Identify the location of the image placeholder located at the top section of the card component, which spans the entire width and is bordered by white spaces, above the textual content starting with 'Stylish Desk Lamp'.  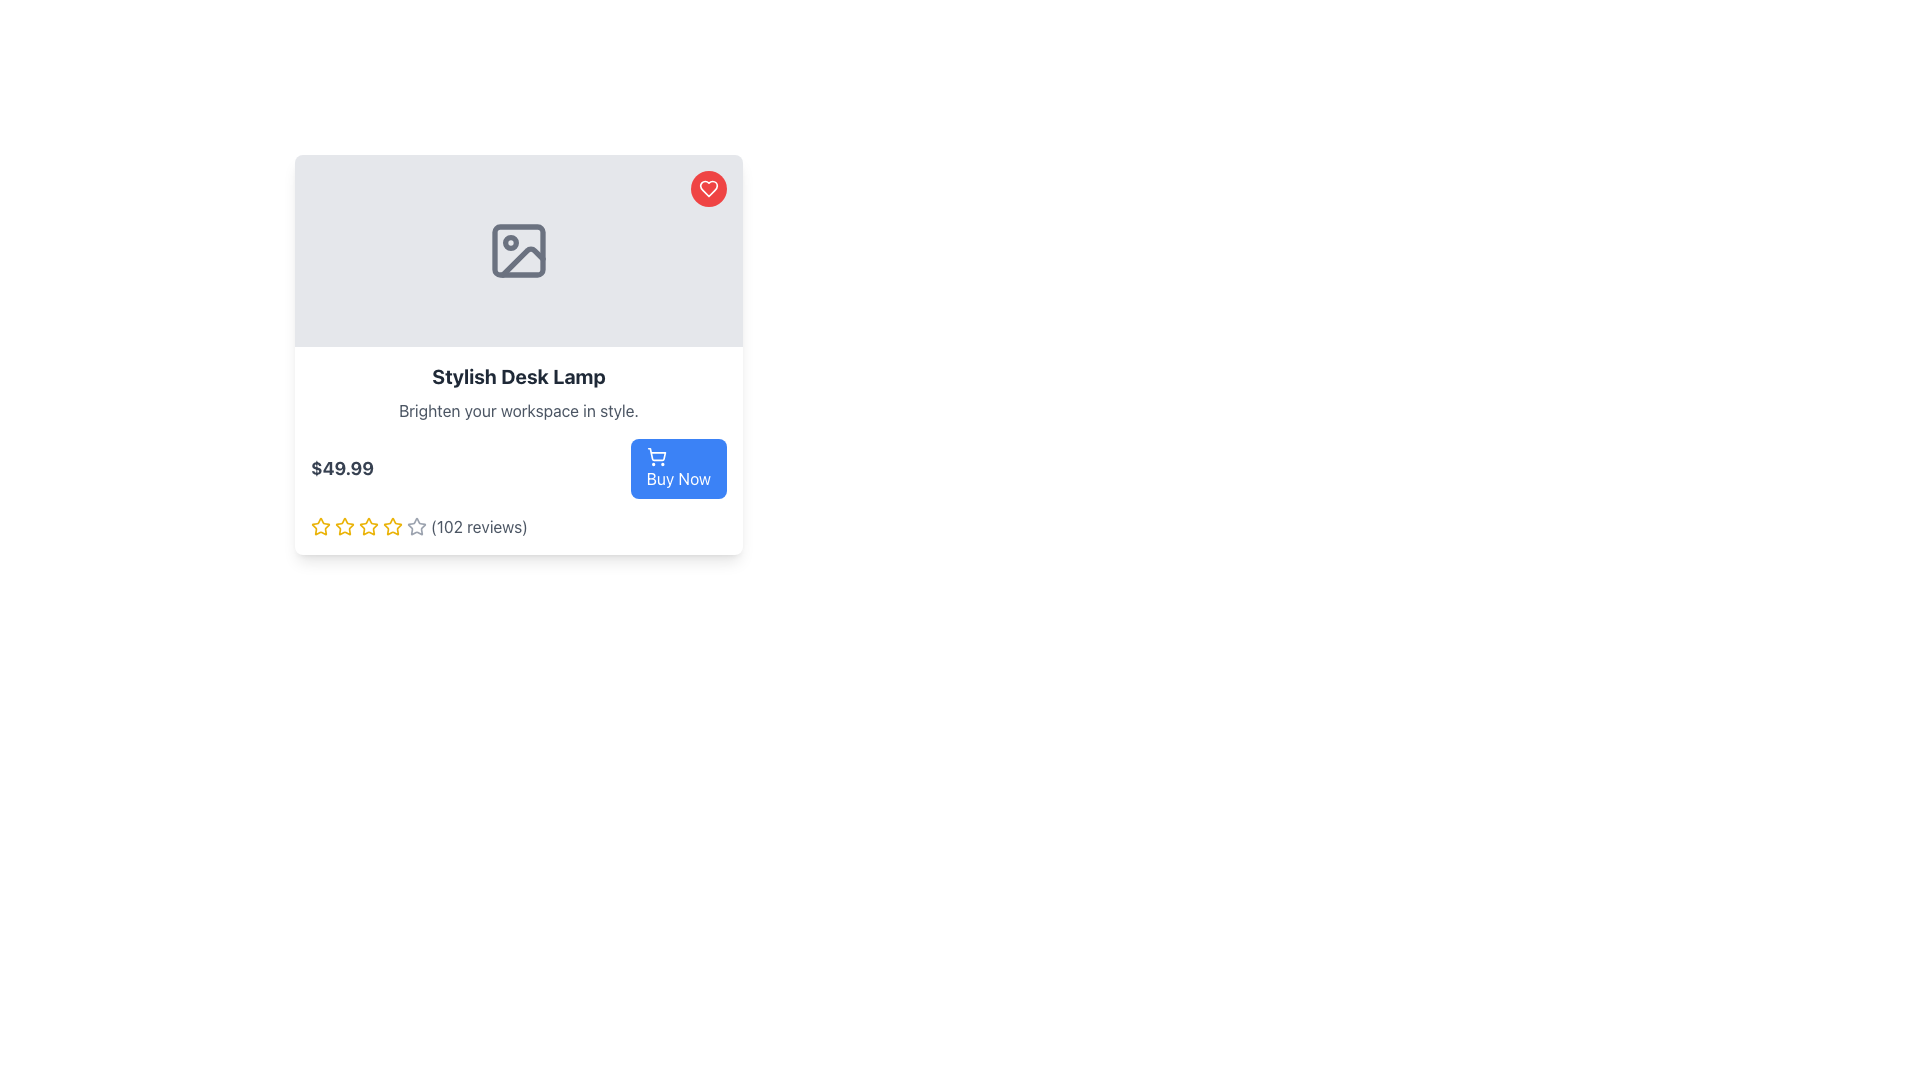
(518, 249).